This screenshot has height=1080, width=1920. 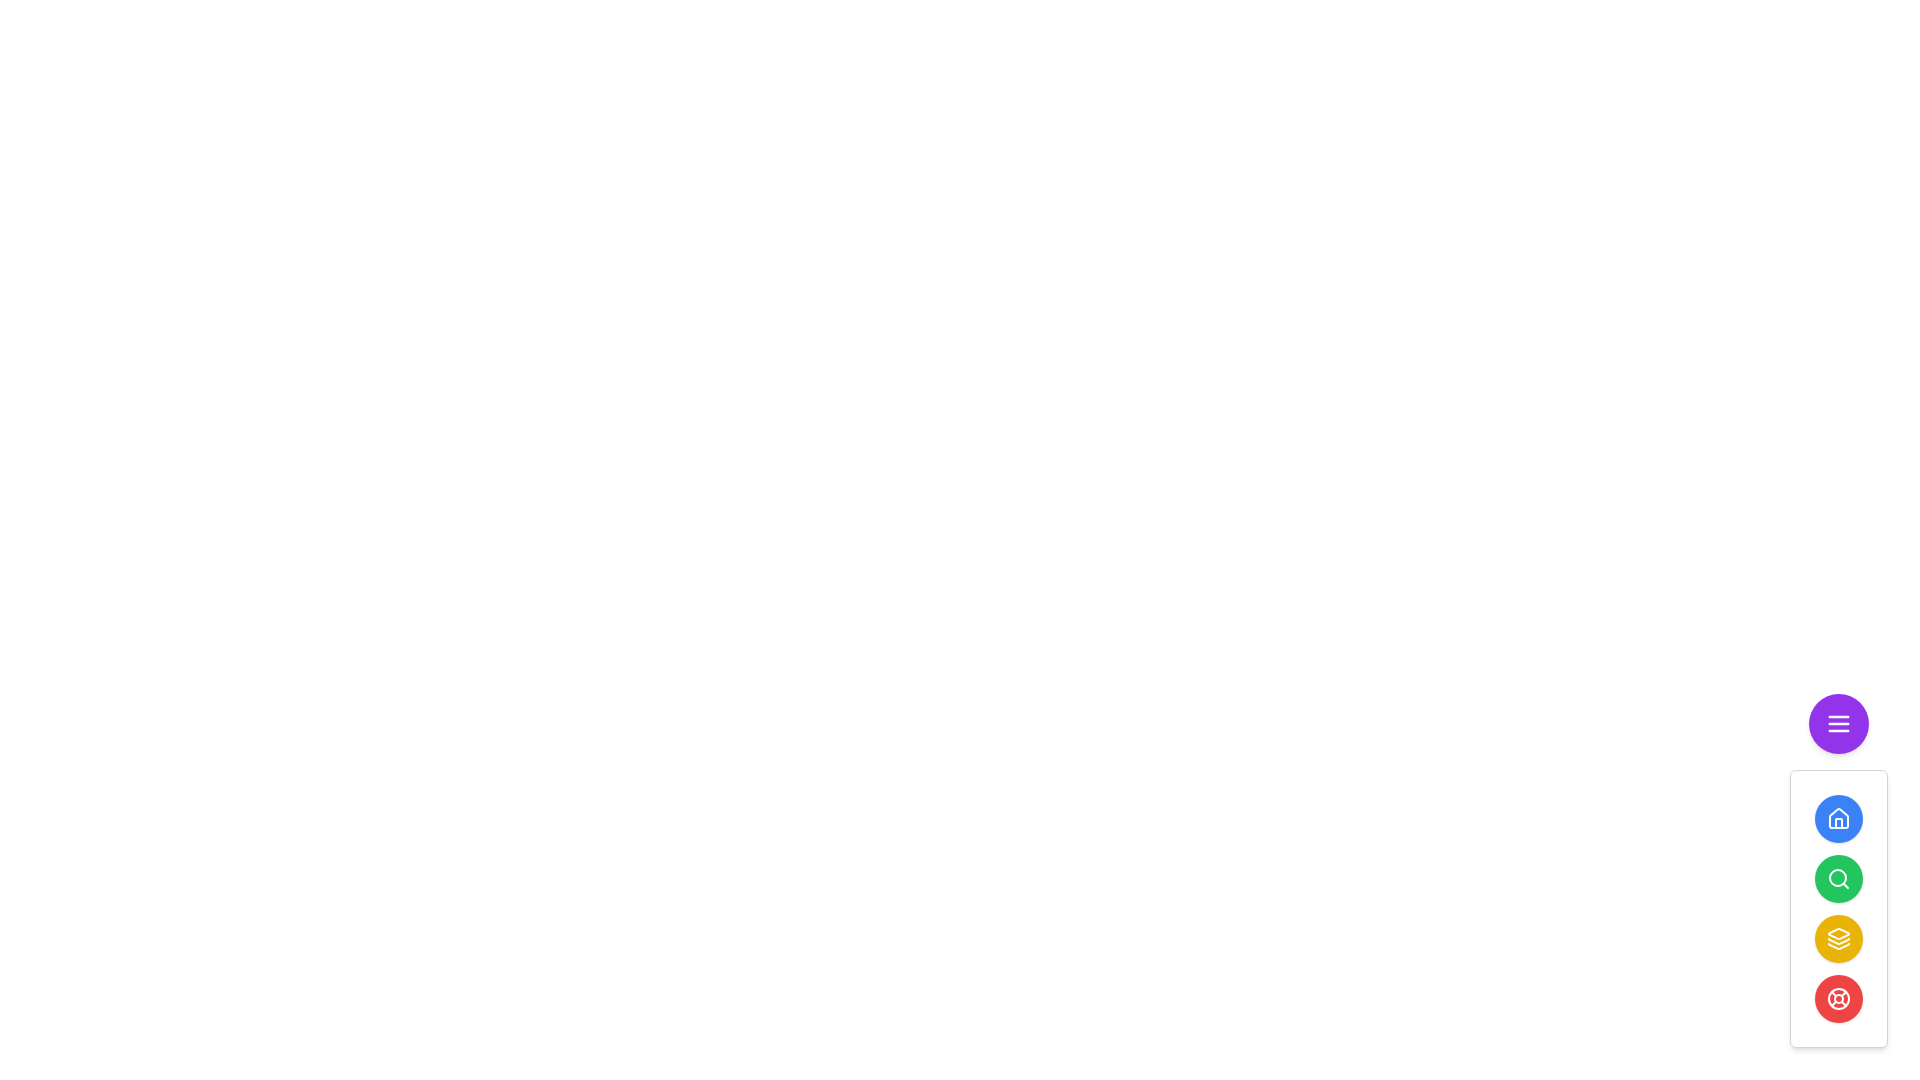 I want to click on the circular graphical element (SVG Circle) located at the center of the magnifying glass icon on the right side of the interface, so click(x=1838, y=877).